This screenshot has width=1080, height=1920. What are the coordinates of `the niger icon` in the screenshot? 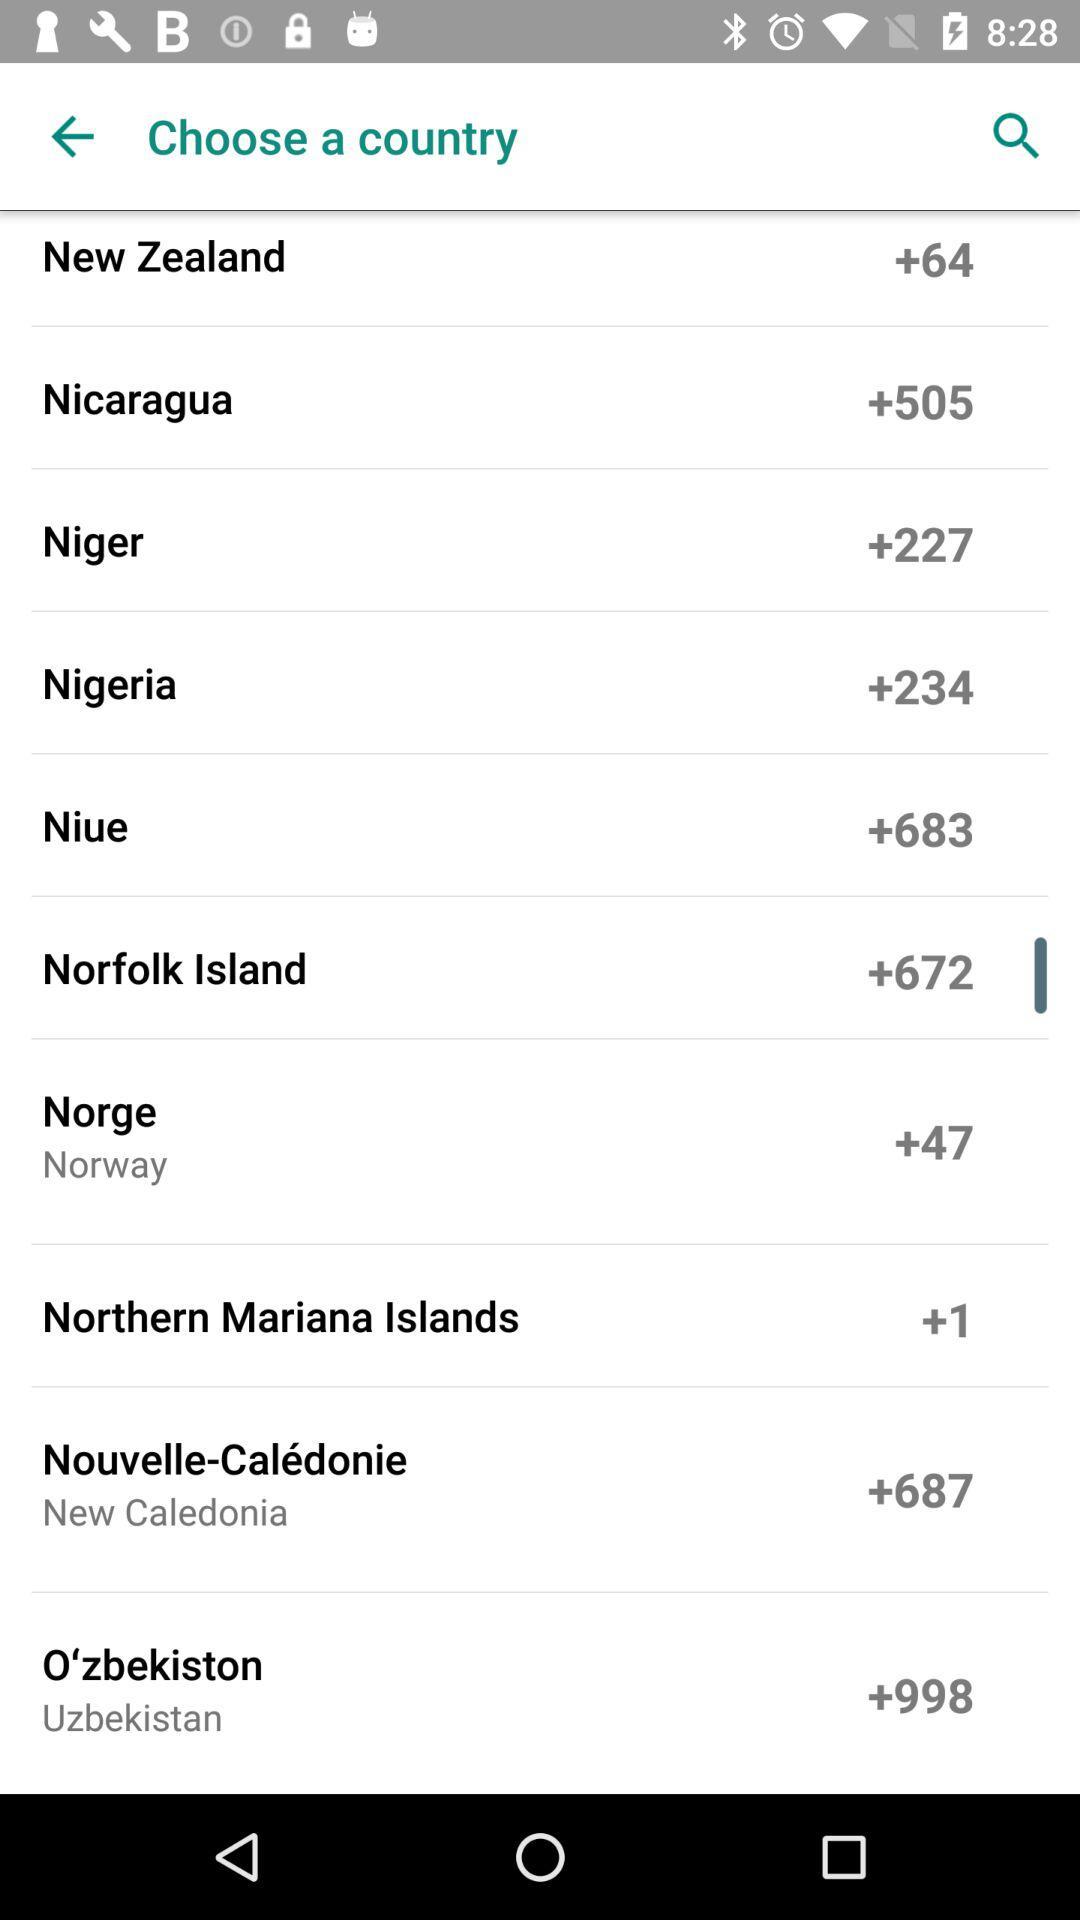 It's located at (92, 539).